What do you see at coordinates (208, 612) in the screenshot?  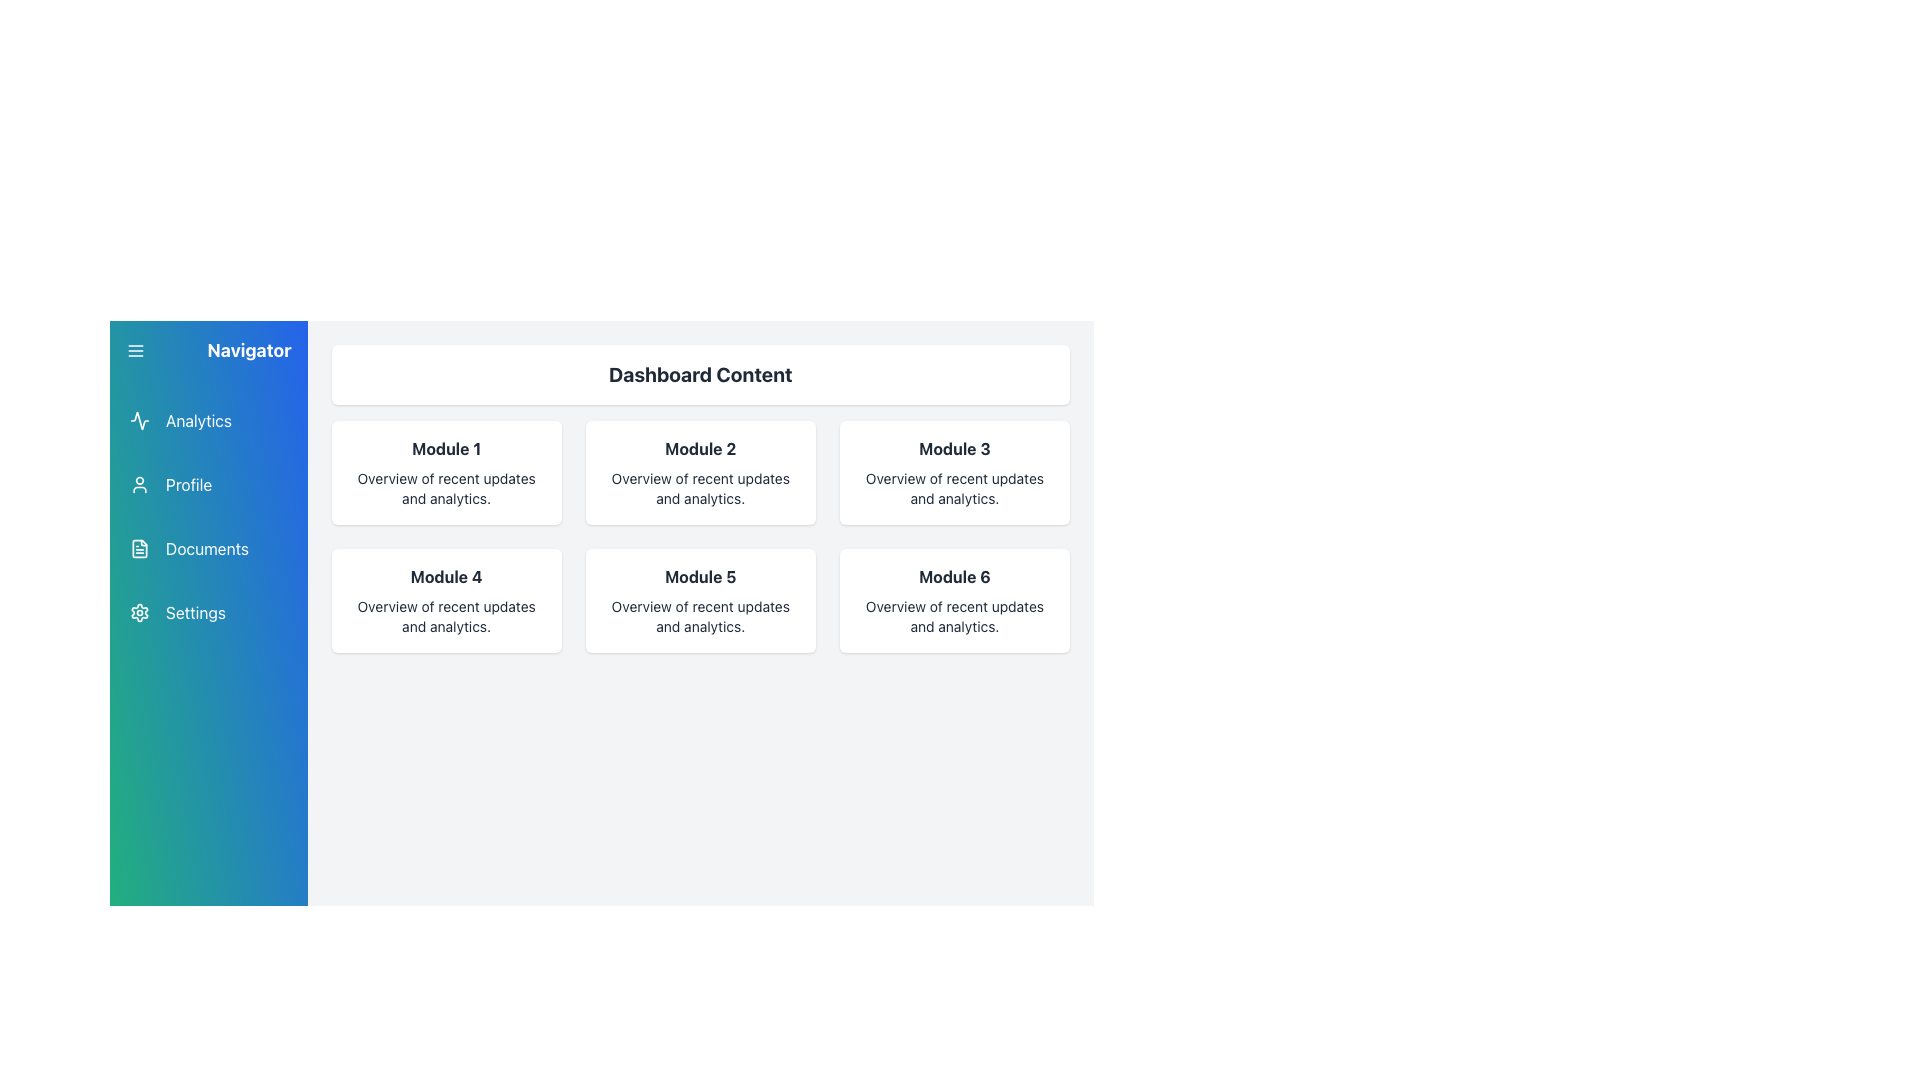 I see `the fourth navigation button in the vertical left sidebar menu` at bounding box center [208, 612].